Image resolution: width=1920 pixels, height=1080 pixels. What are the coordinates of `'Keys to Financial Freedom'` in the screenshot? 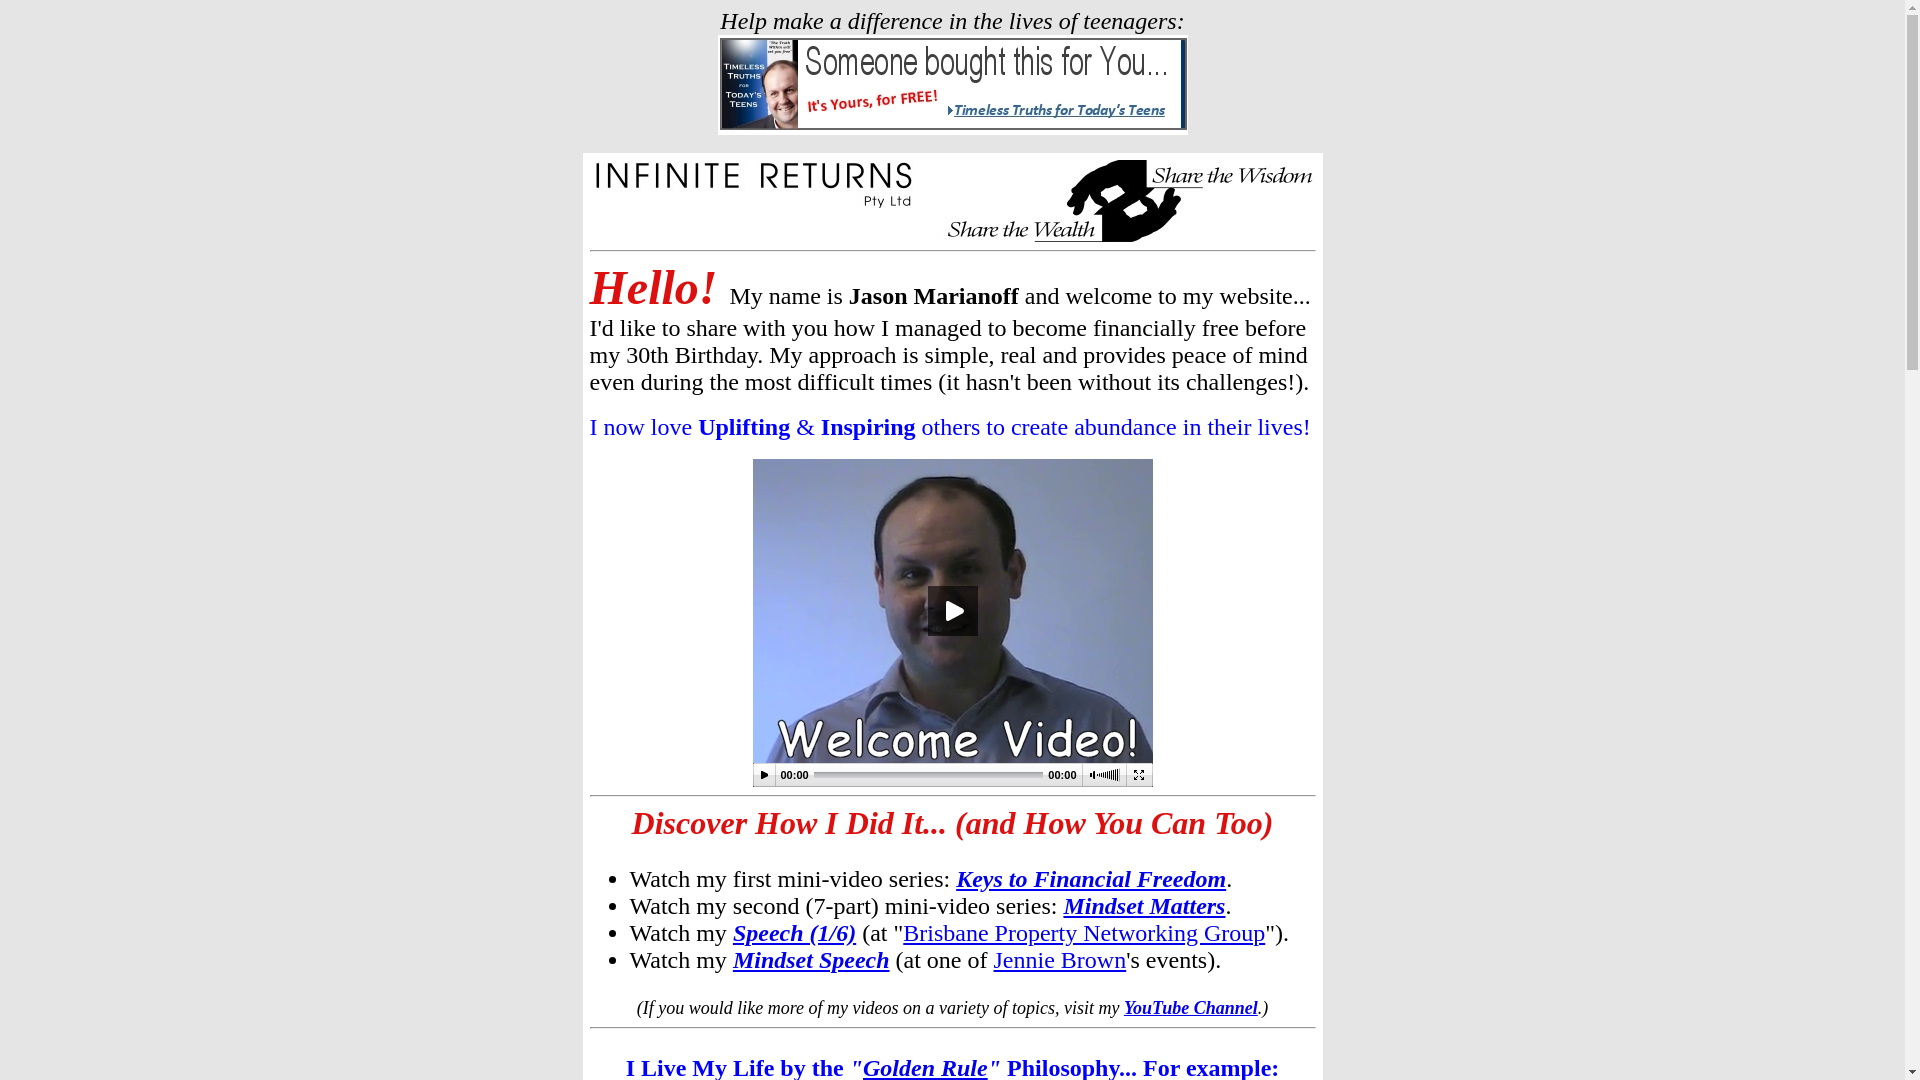 It's located at (1089, 878).